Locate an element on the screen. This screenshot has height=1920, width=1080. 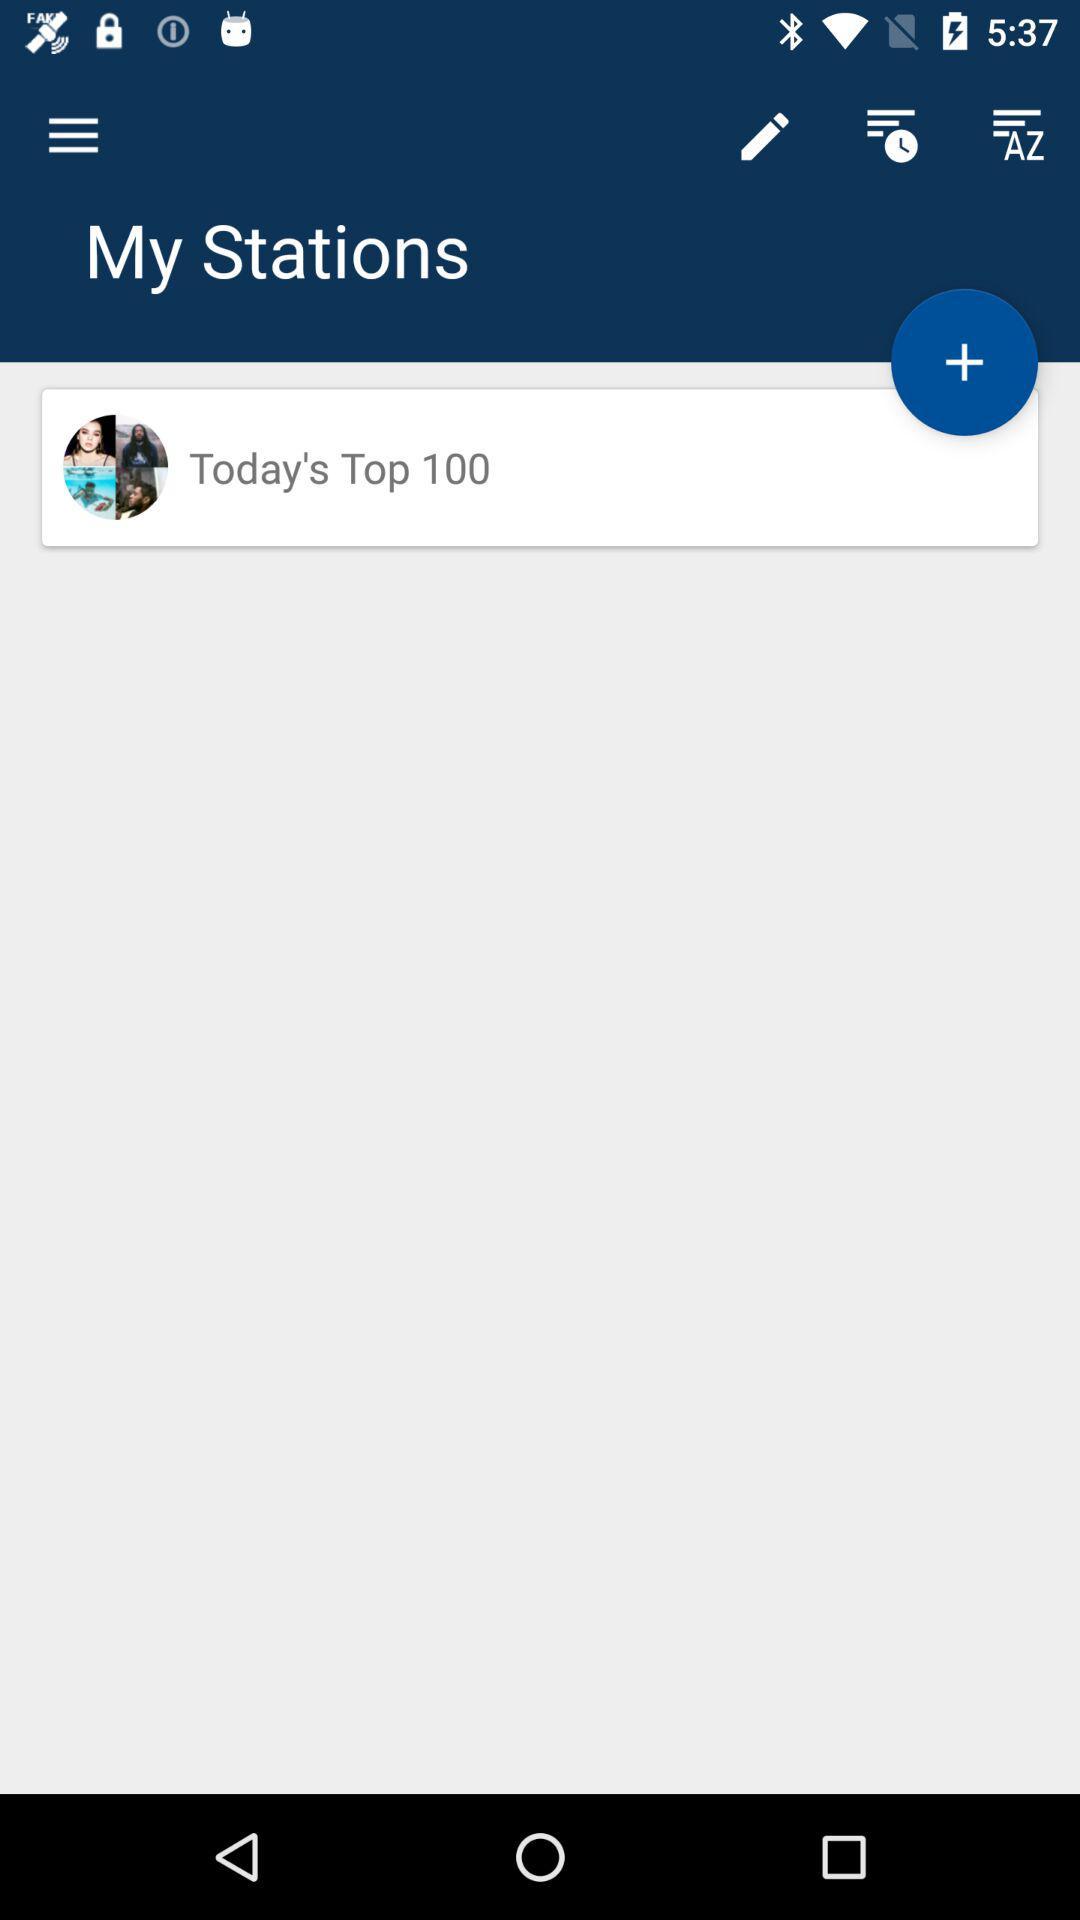
item above the today s top icon is located at coordinates (963, 362).